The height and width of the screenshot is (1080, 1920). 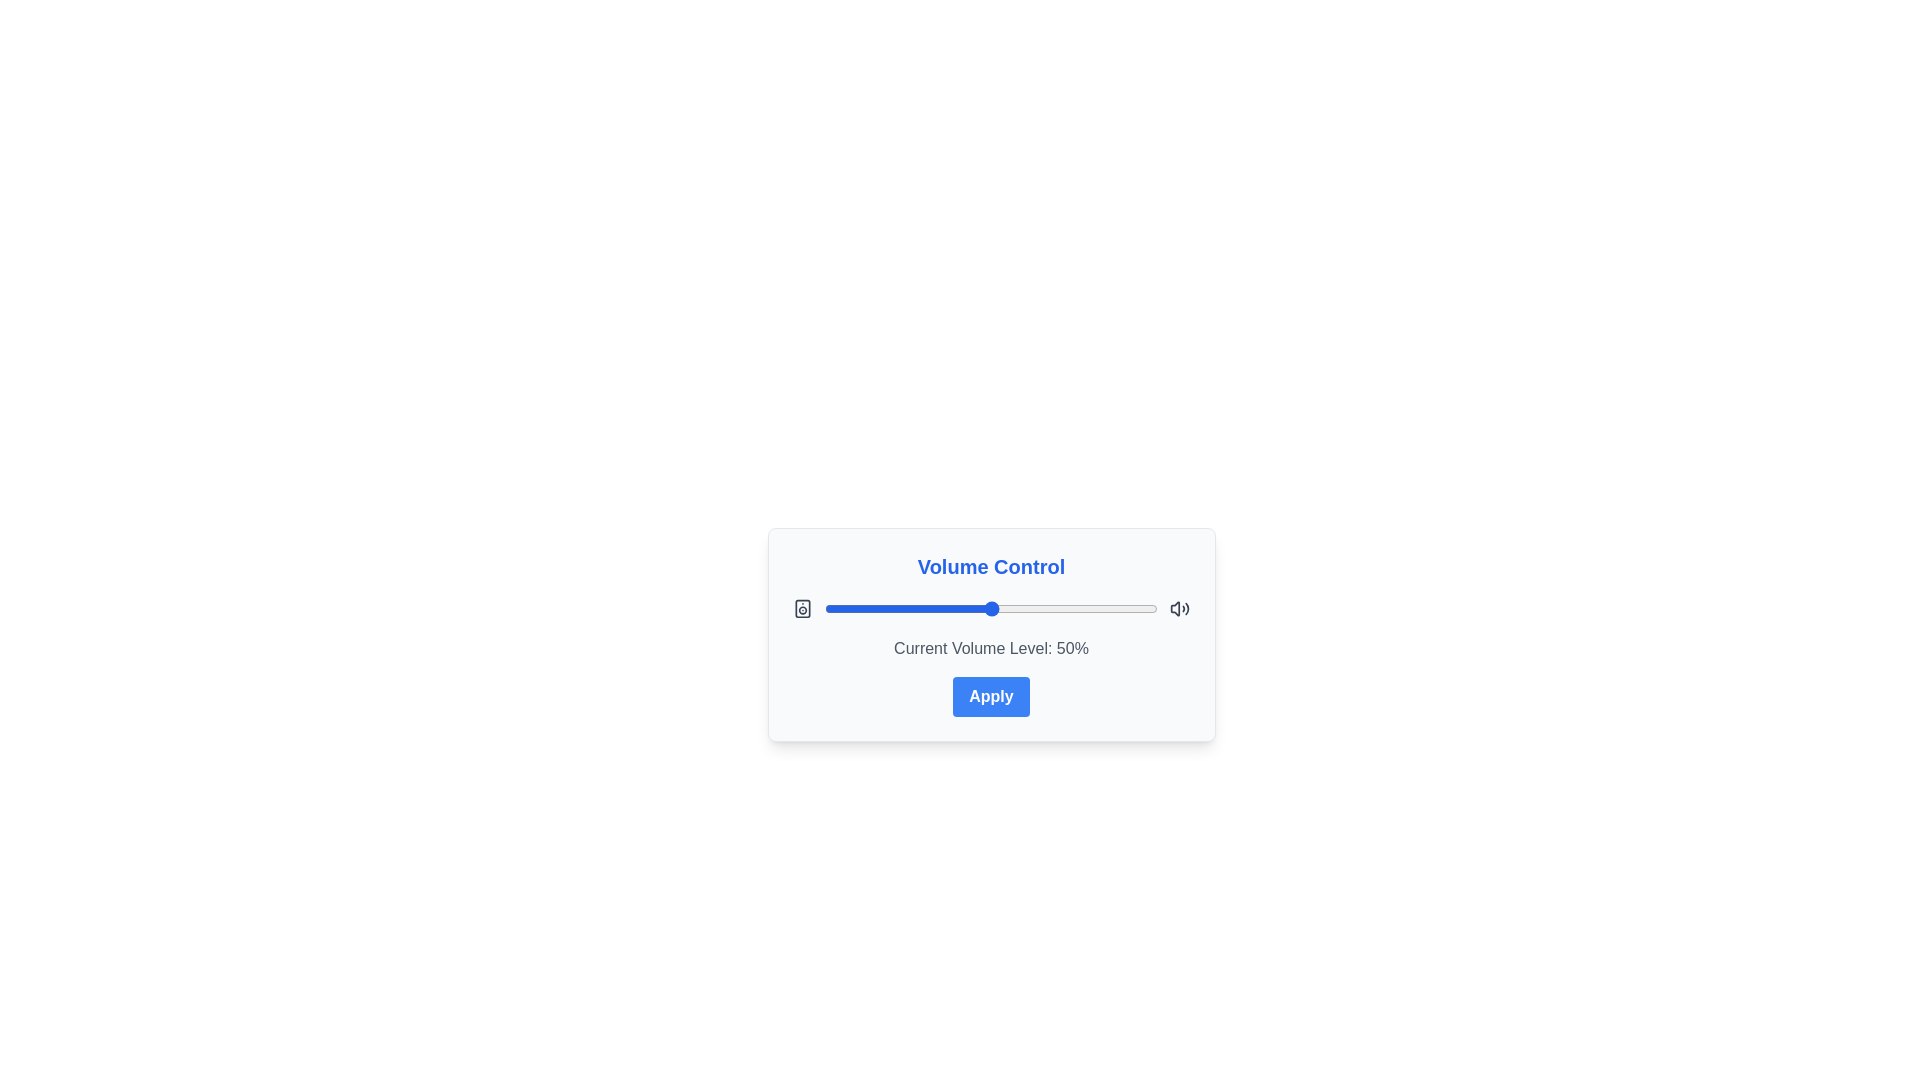 I want to click on the volume level, so click(x=933, y=608).